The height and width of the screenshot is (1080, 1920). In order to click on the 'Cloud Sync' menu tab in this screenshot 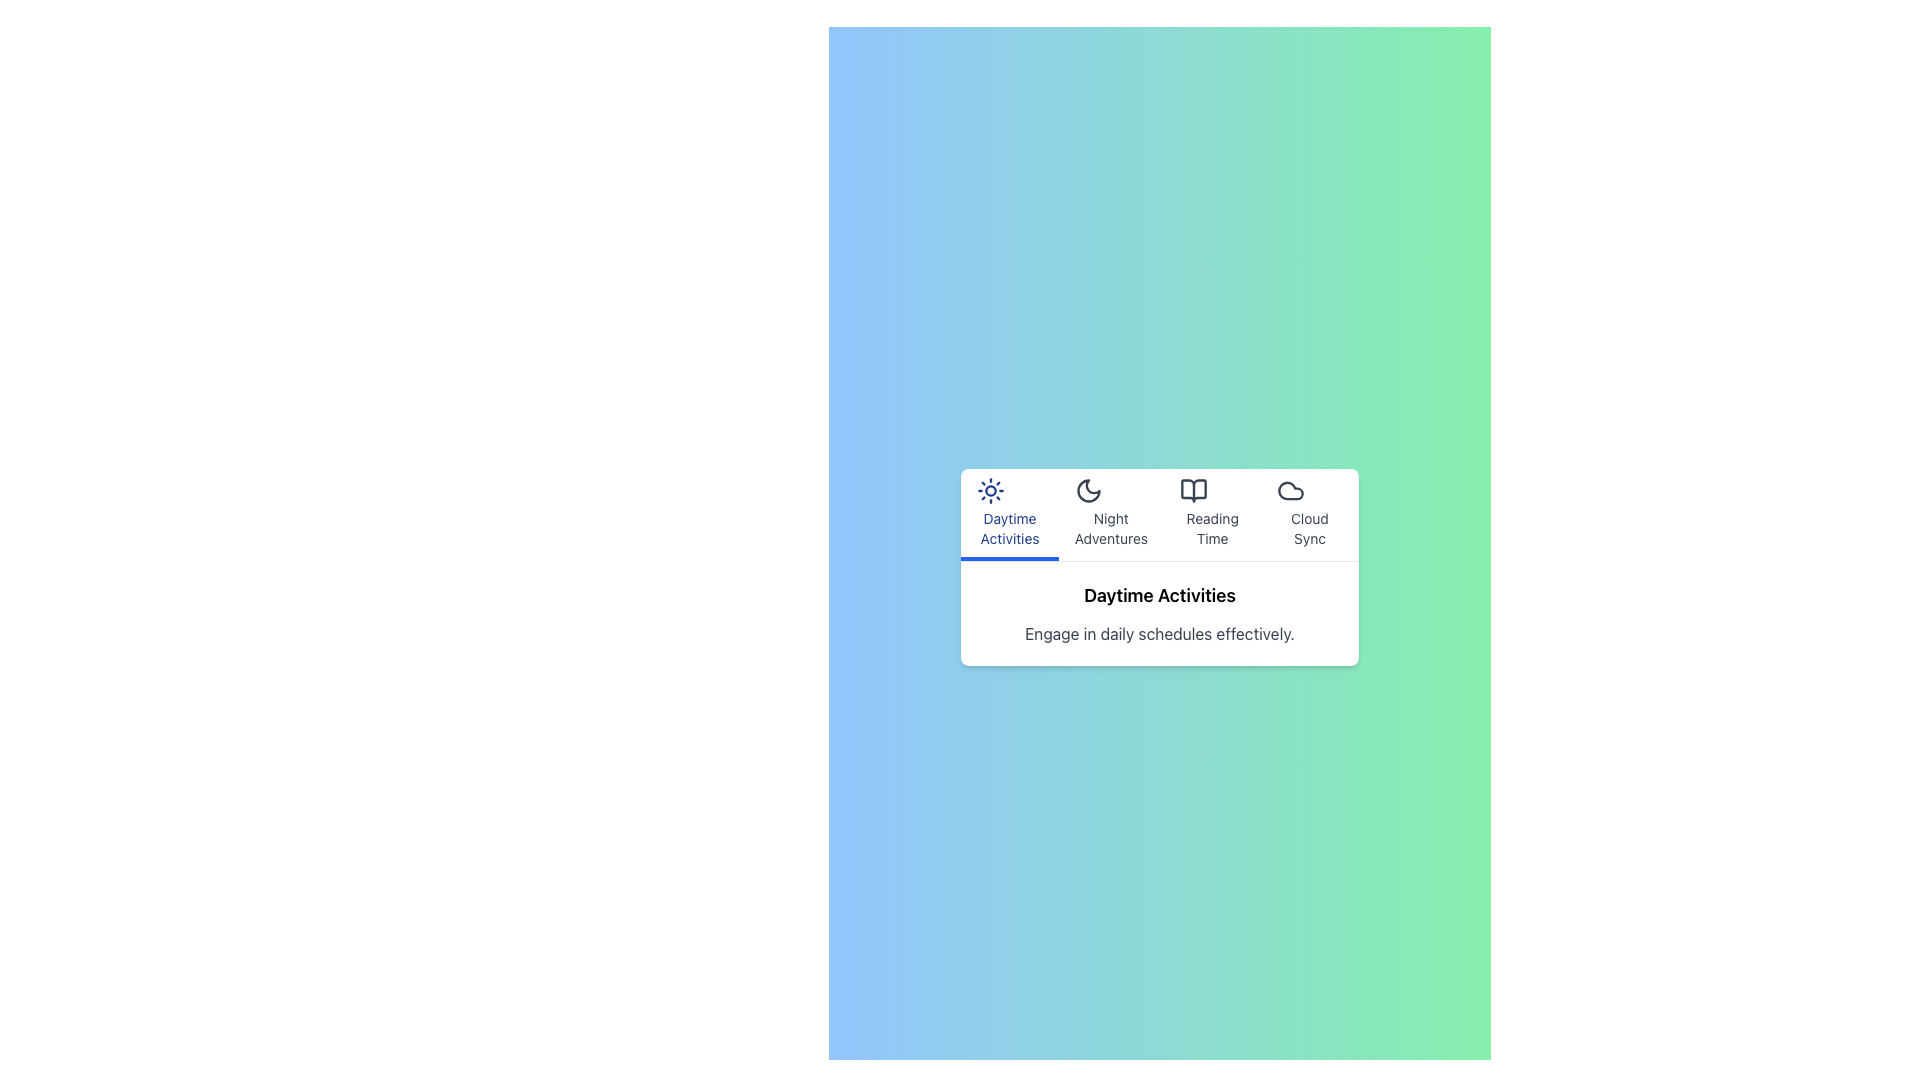, I will do `click(1310, 513)`.